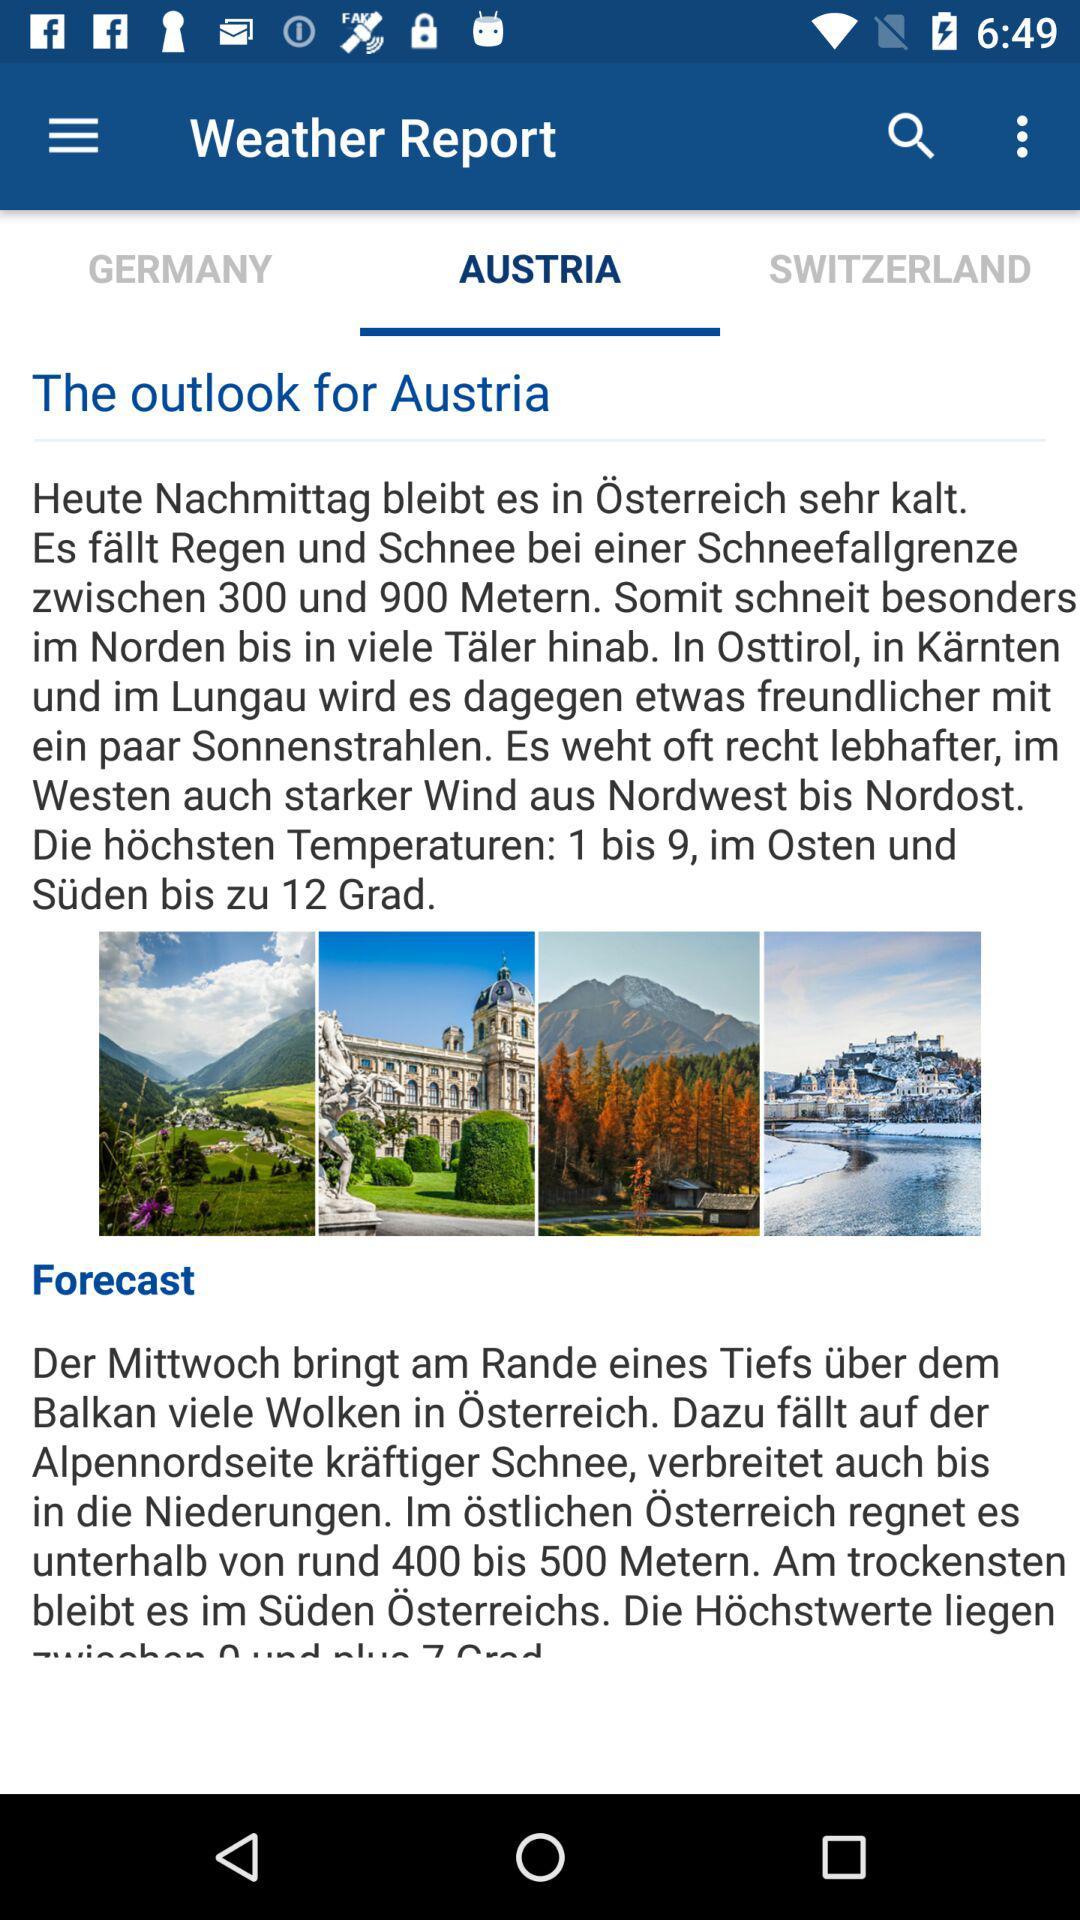  I want to click on item to the right of the austria item, so click(911, 135).